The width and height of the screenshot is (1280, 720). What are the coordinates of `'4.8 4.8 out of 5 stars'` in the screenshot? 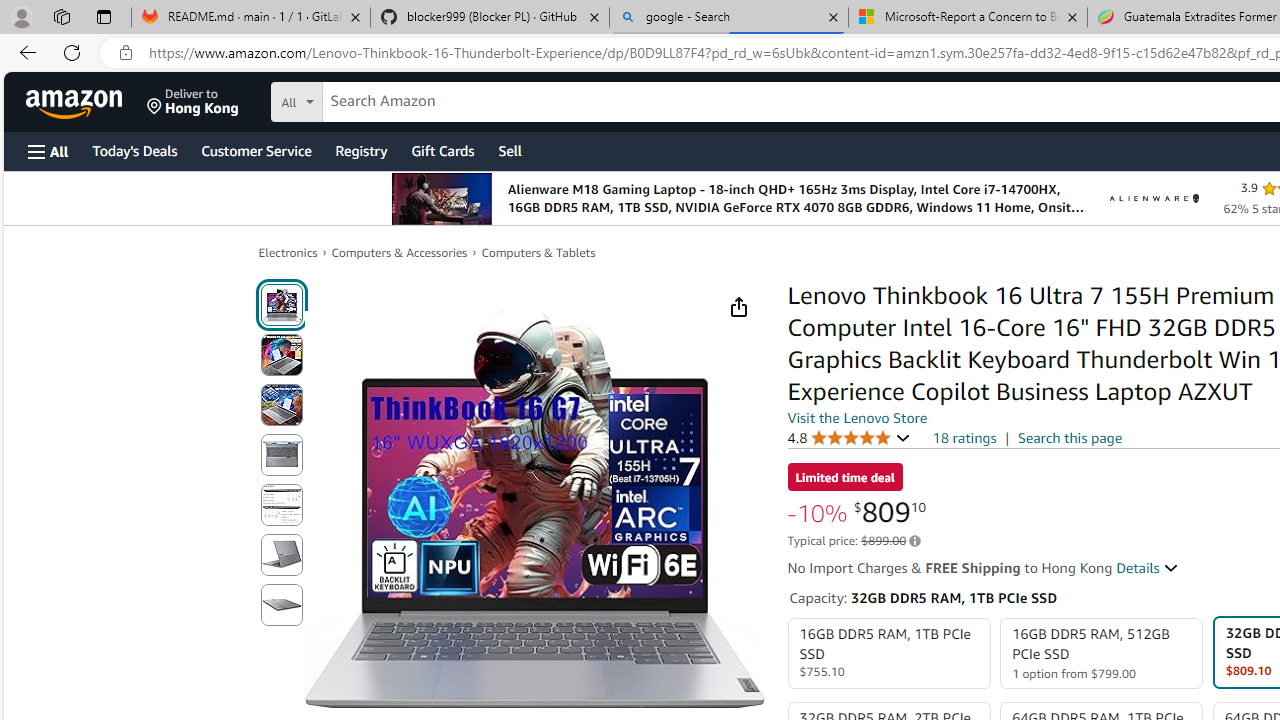 It's located at (849, 436).